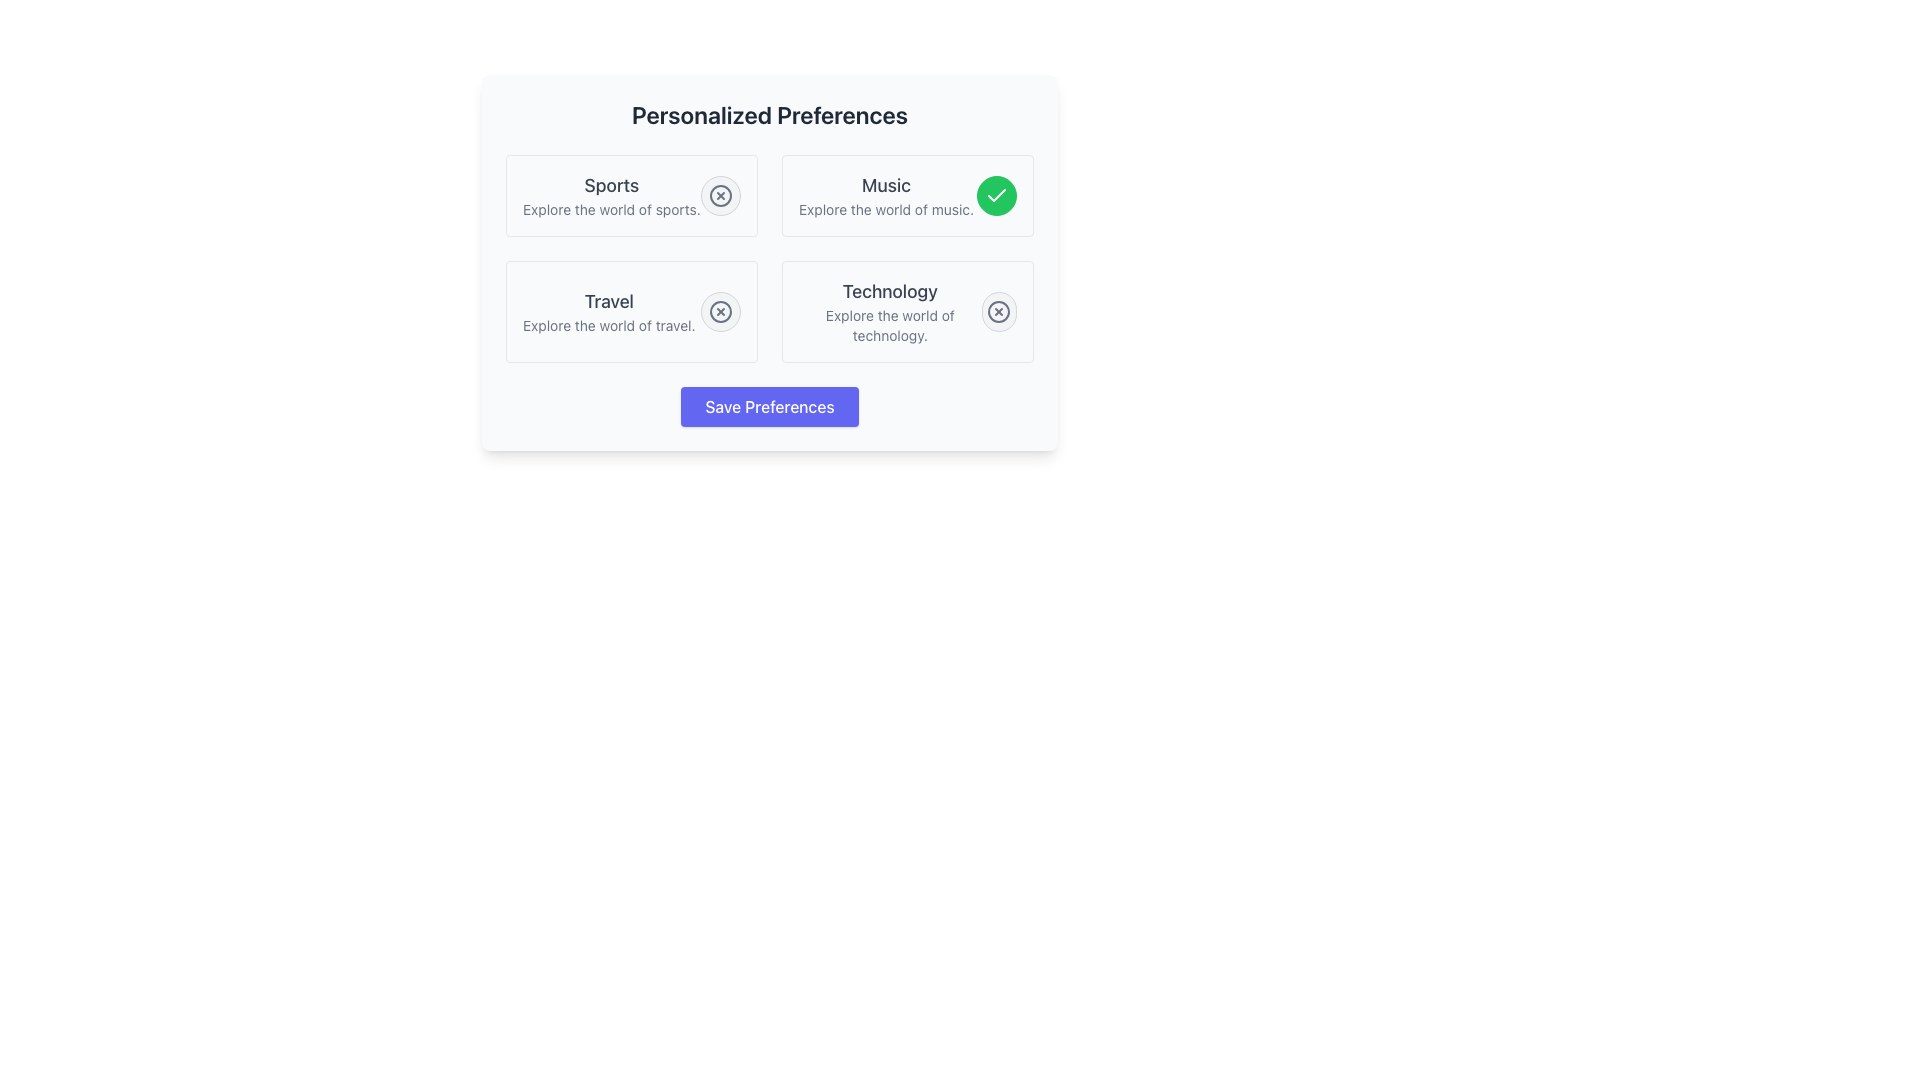 The height and width of the screenshot is (1080, 1920). What do you see at coordinates (608, 312) in the screenshot?
I see `title and subtitle of the static label located in the travel preferences card, positioned in the second row and first column of a 2x2 grid layout` at bounding box center [608, 312].